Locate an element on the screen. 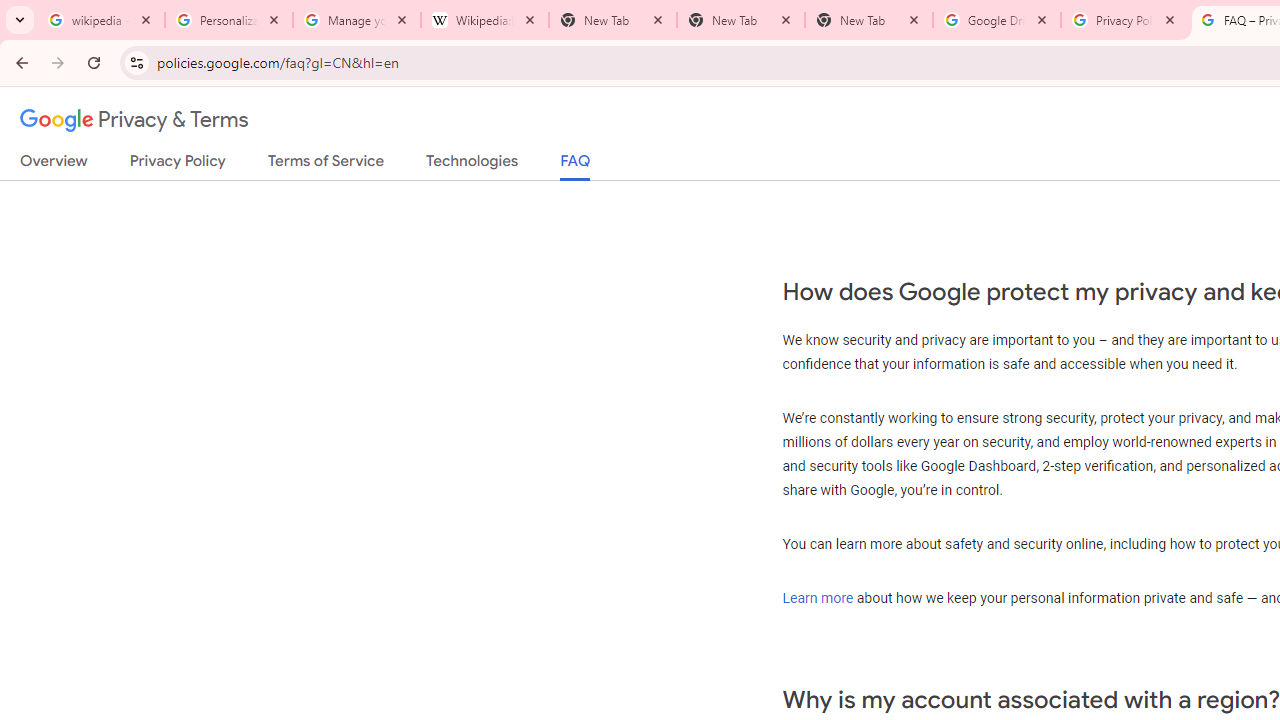 Image resolution: width=1280 pixels, height=720 pixels. 'New Tab' is located at coordinates (869, 20).